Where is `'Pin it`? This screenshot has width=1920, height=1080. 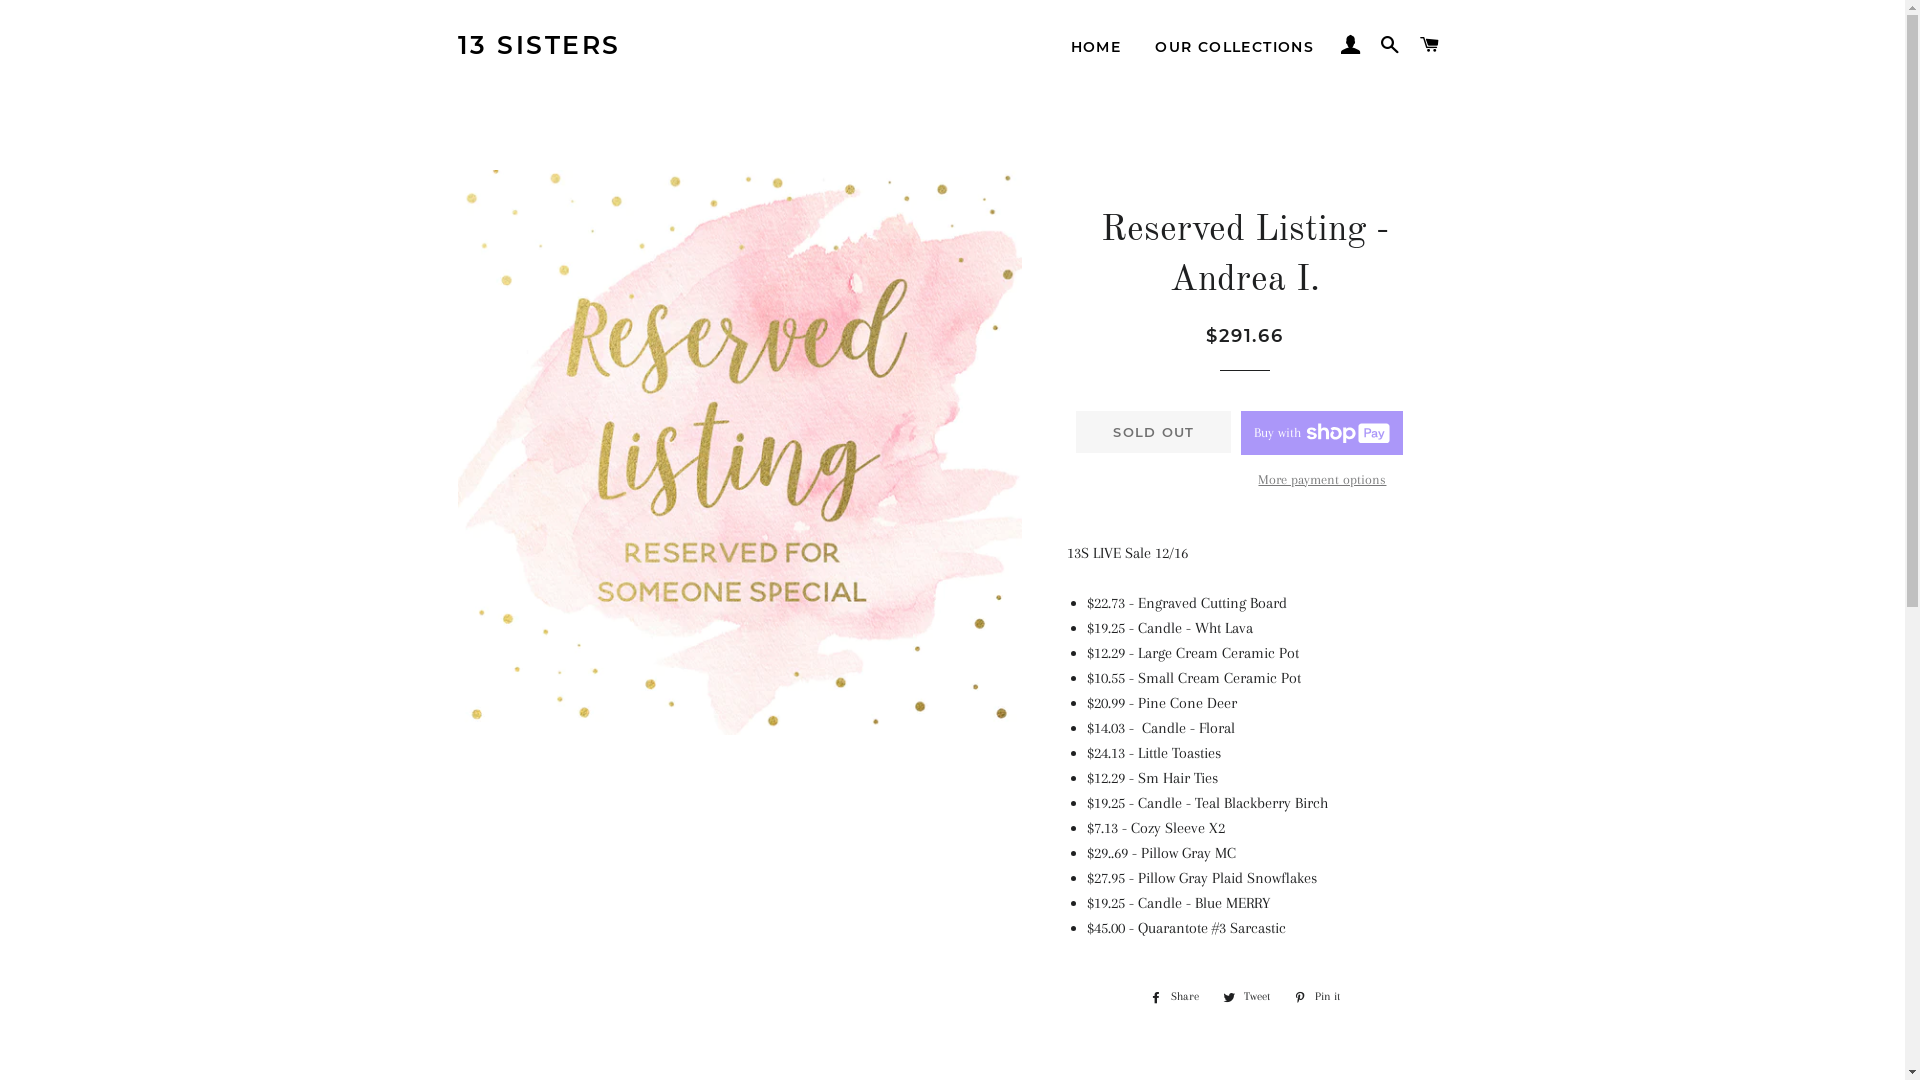
'Pin it is located at coordinates (1316, 996).